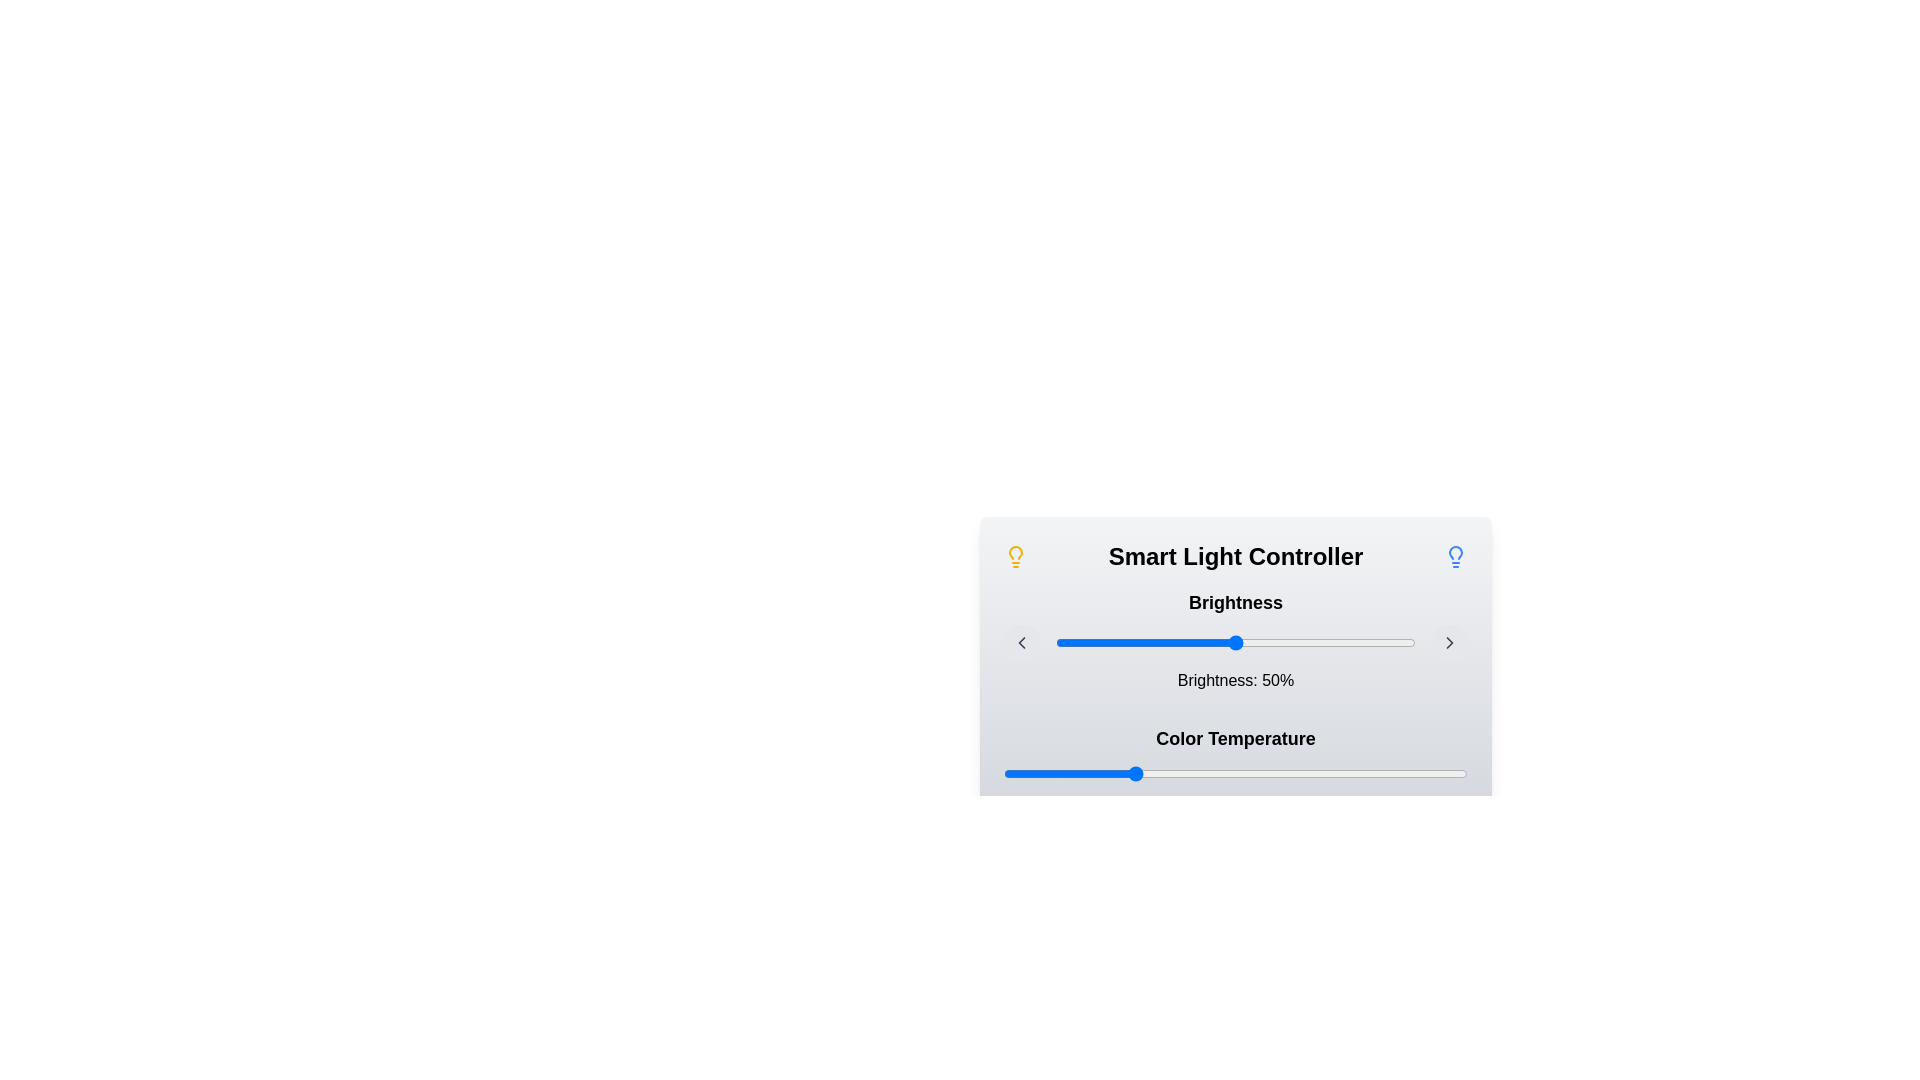 Image resolution: width=1920 pixels, height=1080 pixels. Describe the element at coordinates (1245, 773) in the screenshot. I see `color temperature` at that location.